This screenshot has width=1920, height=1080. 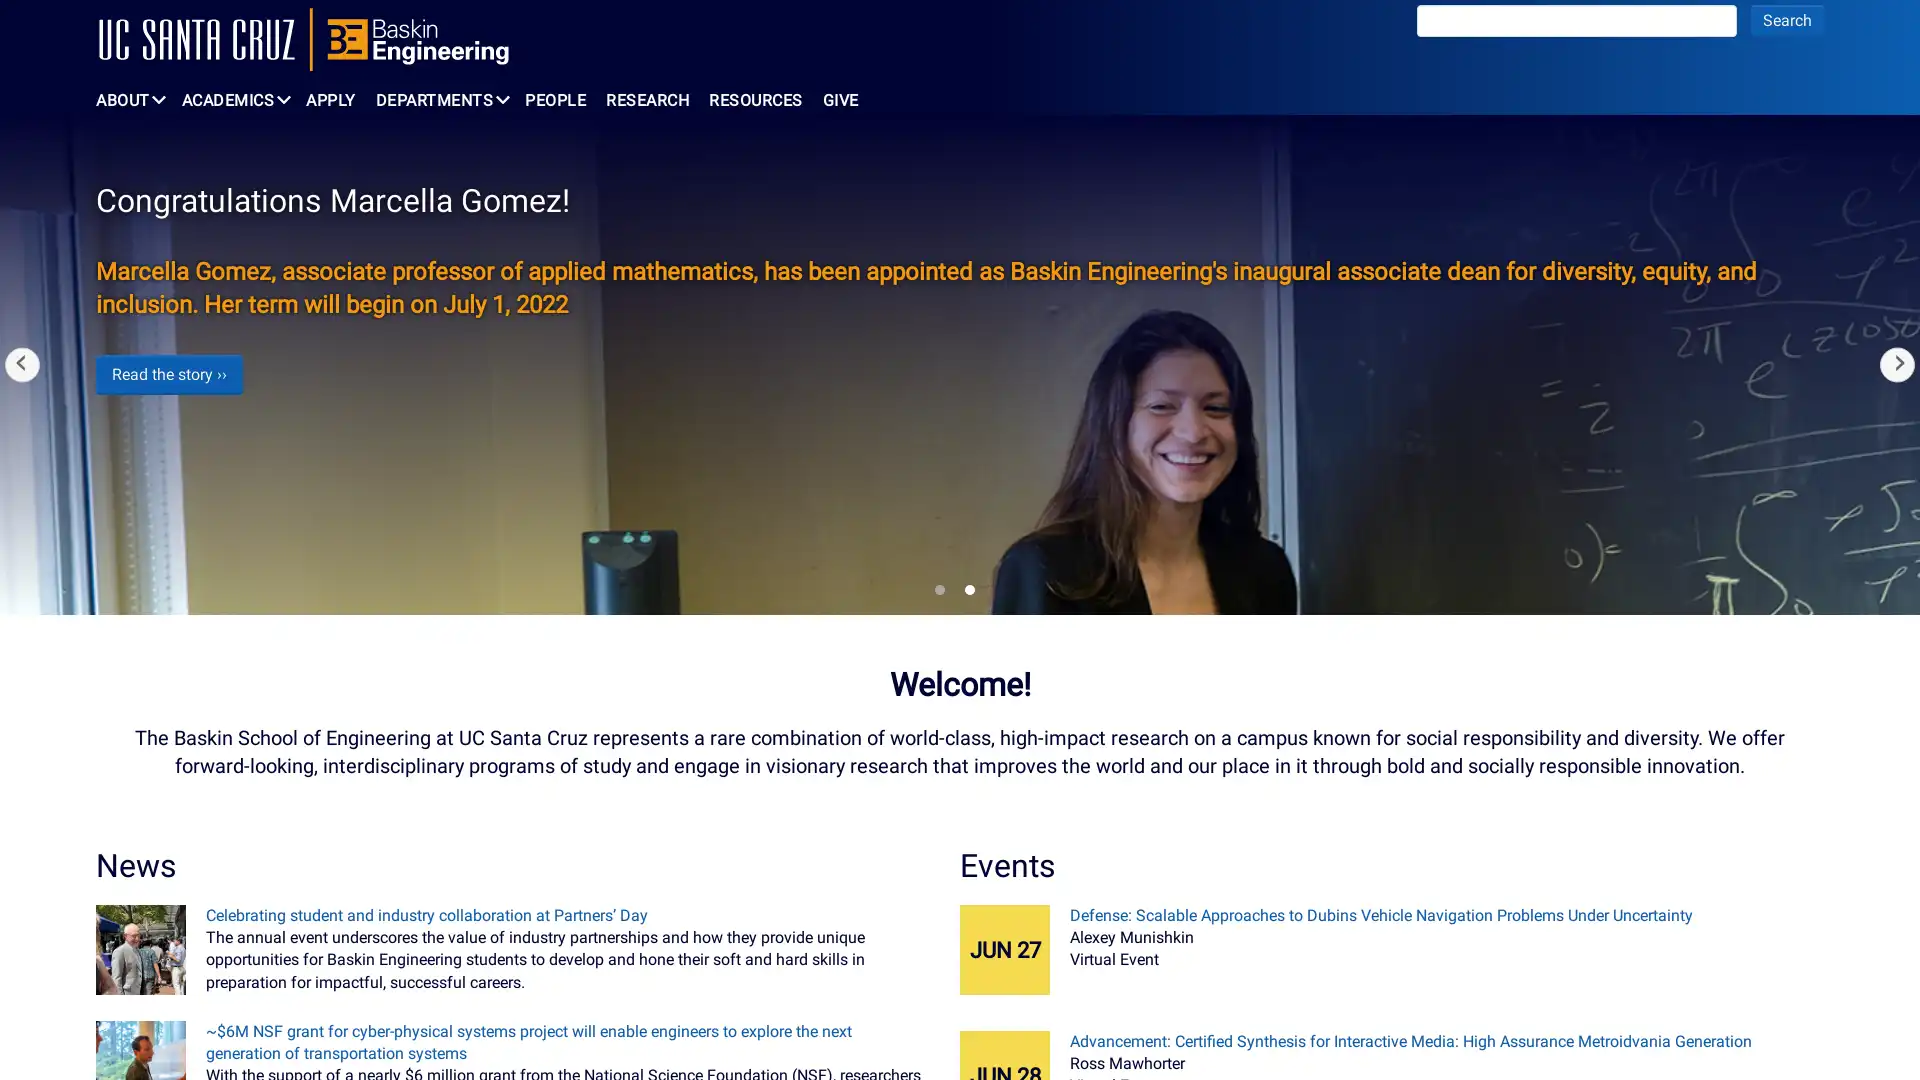 I want to click on 1, so click(x=939, y=588).